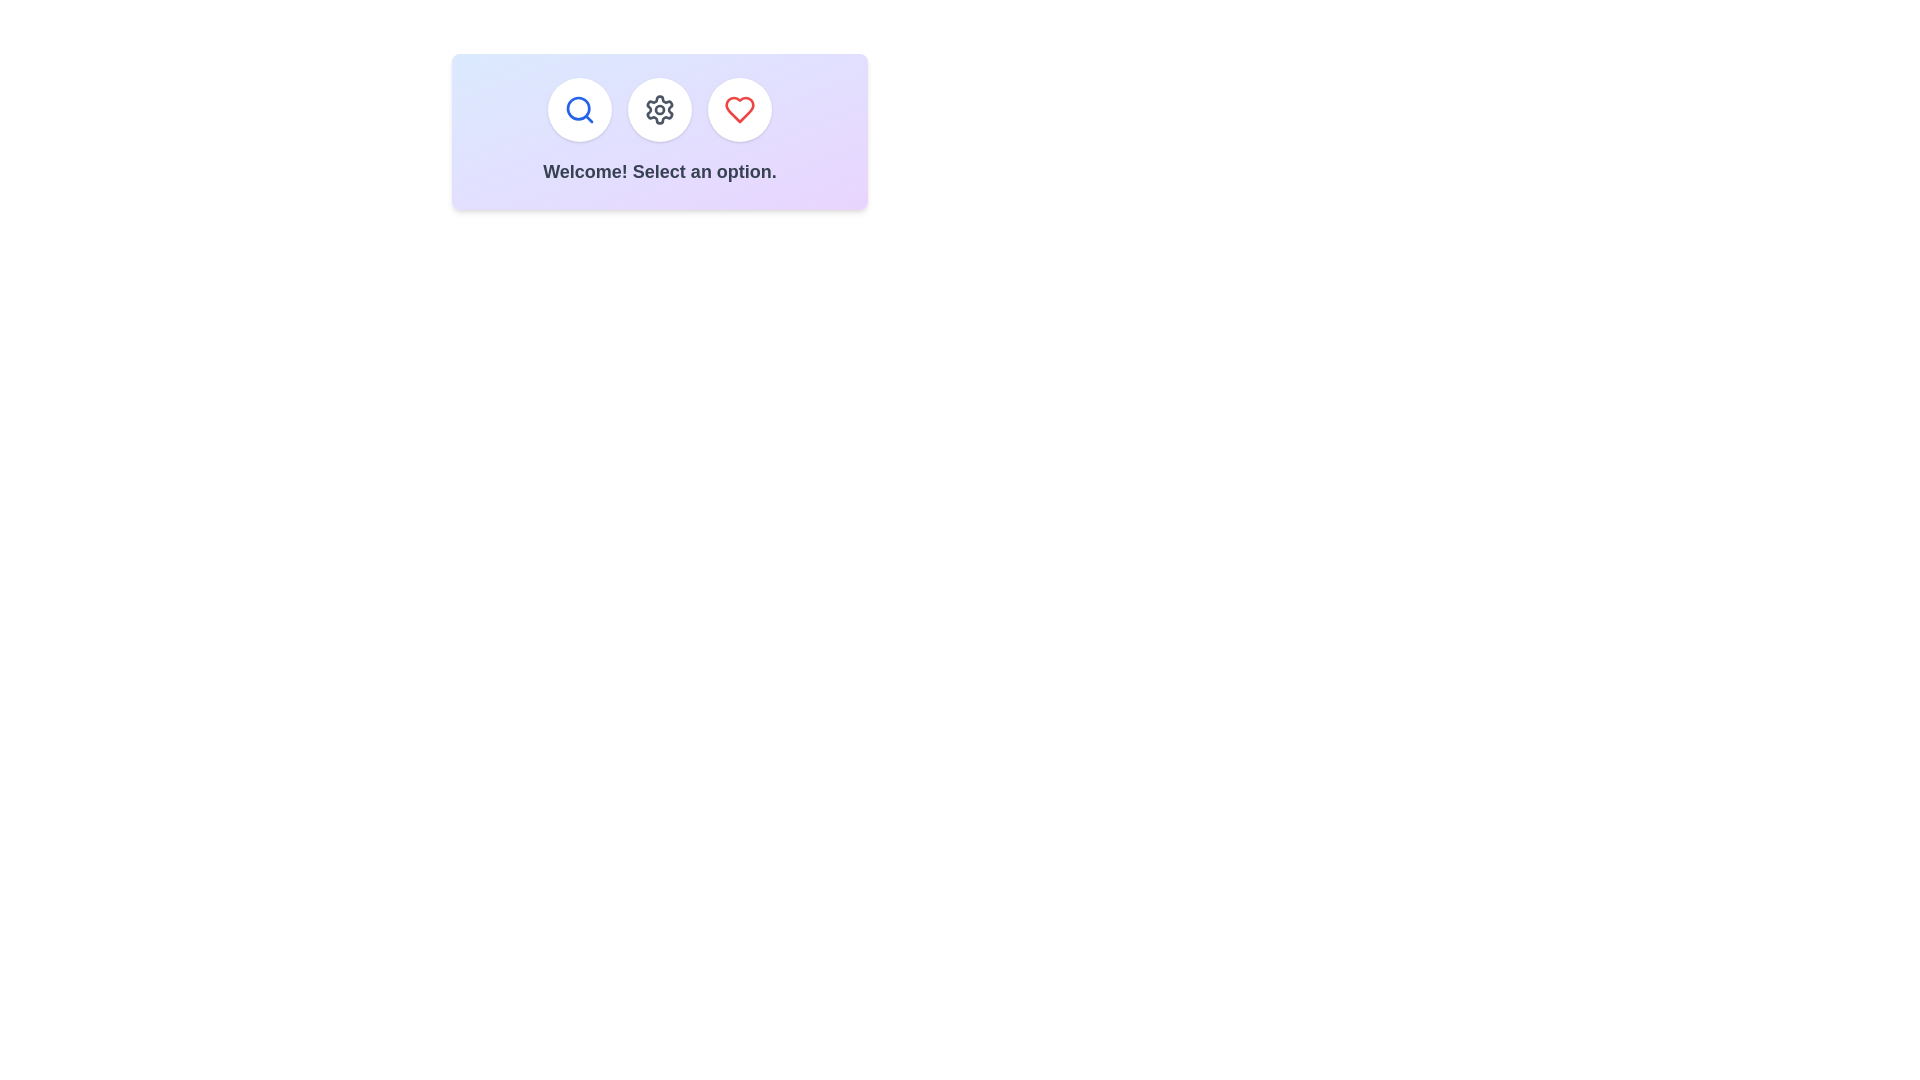  What do you see at coordinates (660, 110) in the screenshot?
I see `the circular button with a white background and a gear icon` at bounding box center [660, 110].